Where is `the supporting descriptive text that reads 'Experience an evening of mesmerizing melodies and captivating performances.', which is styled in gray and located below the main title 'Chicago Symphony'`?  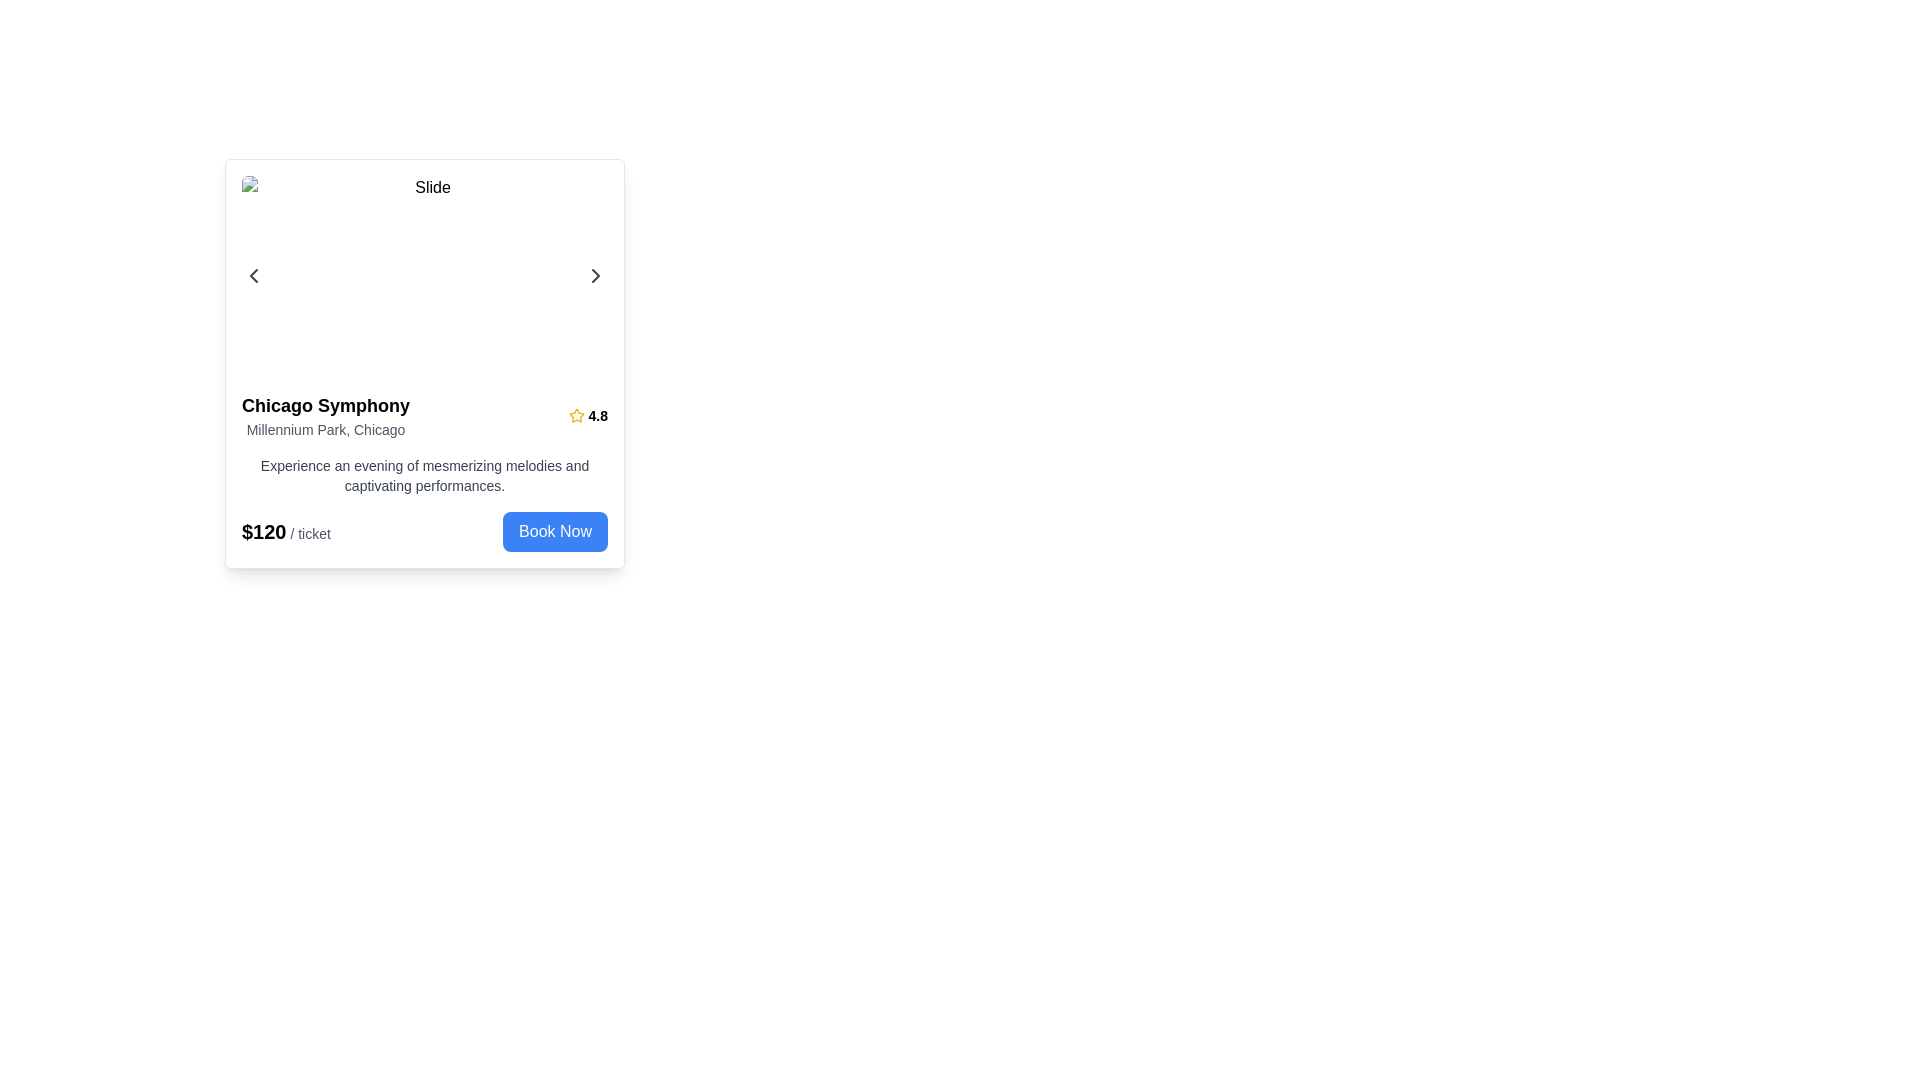
the supporting descriptive text that reads 'Experience an evening of mesmerizing melodies and captivating performances.', which is styled in gray and located below the main title 'Chicago Symphony' is located at coordinates (424, 475).